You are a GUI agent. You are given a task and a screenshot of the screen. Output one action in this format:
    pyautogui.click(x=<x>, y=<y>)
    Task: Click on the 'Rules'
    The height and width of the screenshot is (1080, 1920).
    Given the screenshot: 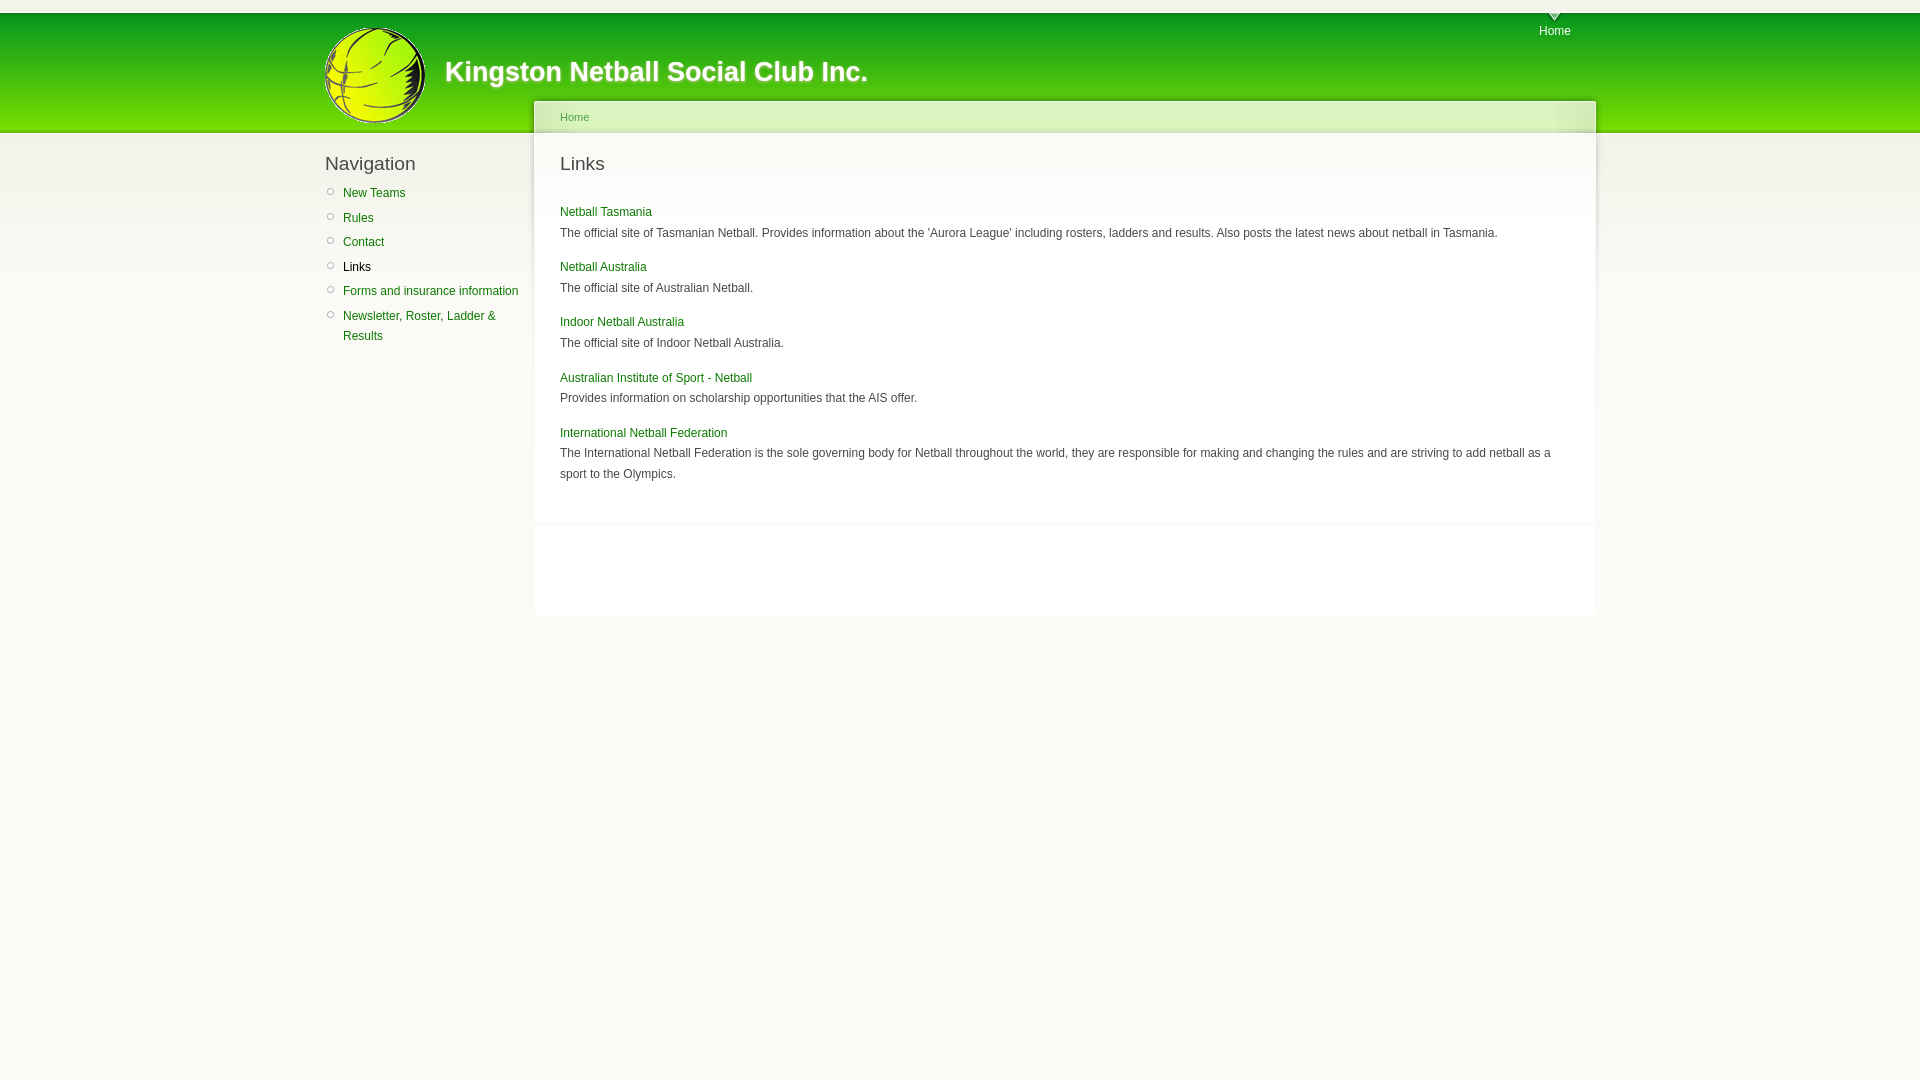 What is the action you would take?
    pyautogui.click(x=430, y=218)
    